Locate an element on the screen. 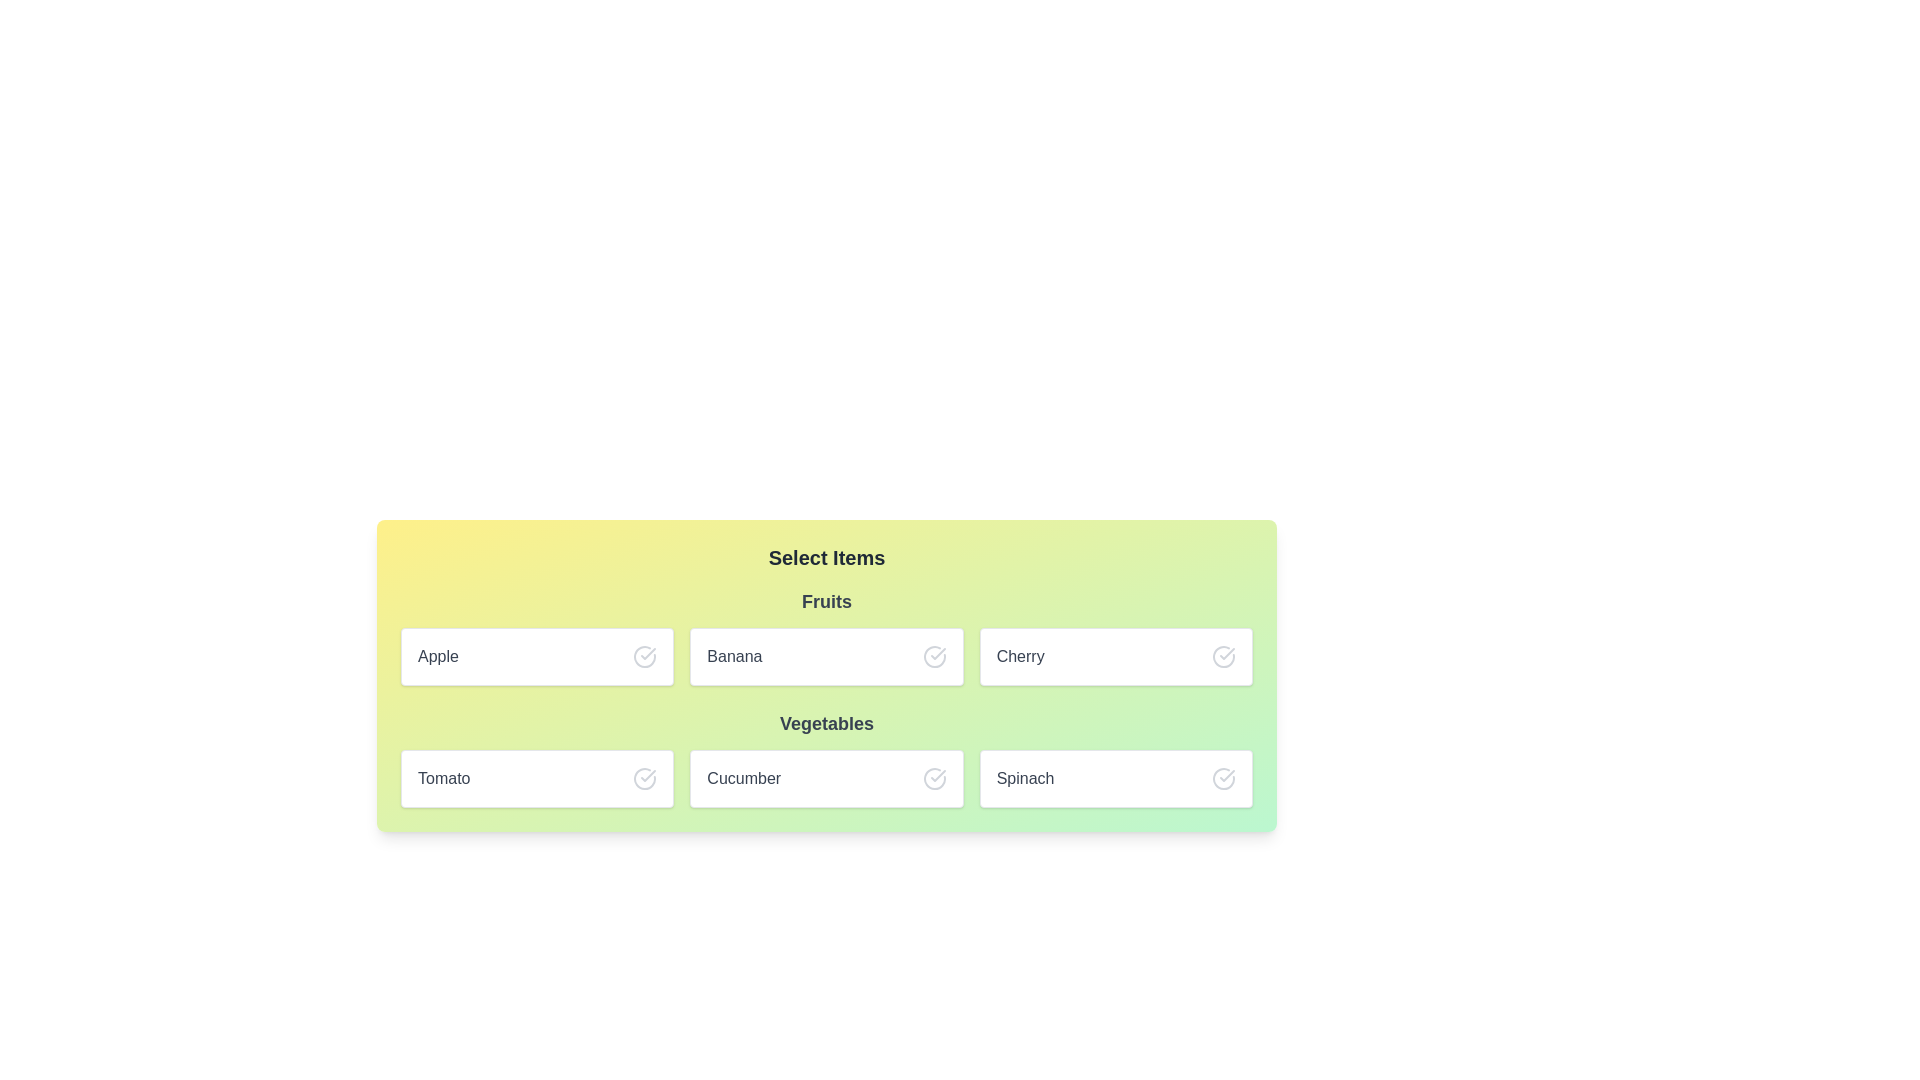  the selectable card labeled 'Tomato' located in the bottom row of the grid under the 'Vegetables' section is located at coordinates (537, 778).